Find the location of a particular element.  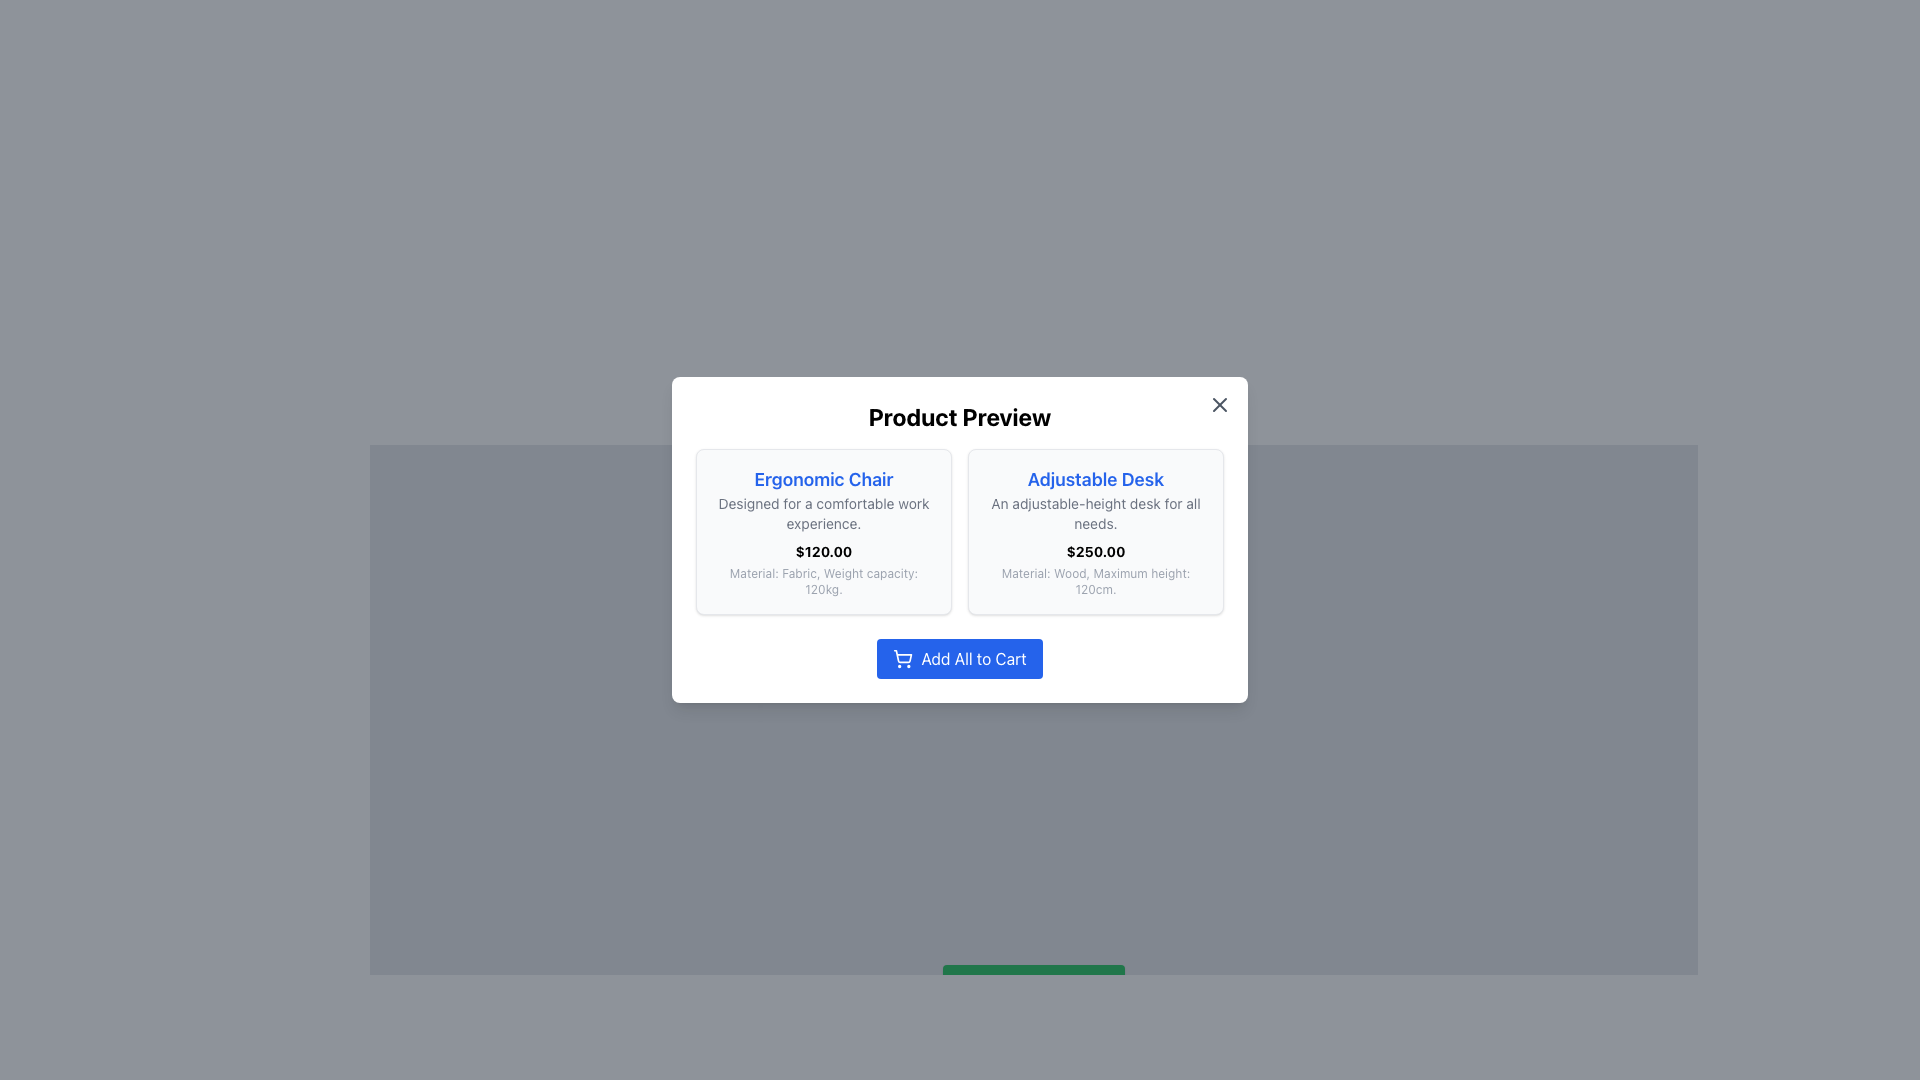

the close button located at the top-right corner of the modal dialog is located at coordinates (1218, 405).